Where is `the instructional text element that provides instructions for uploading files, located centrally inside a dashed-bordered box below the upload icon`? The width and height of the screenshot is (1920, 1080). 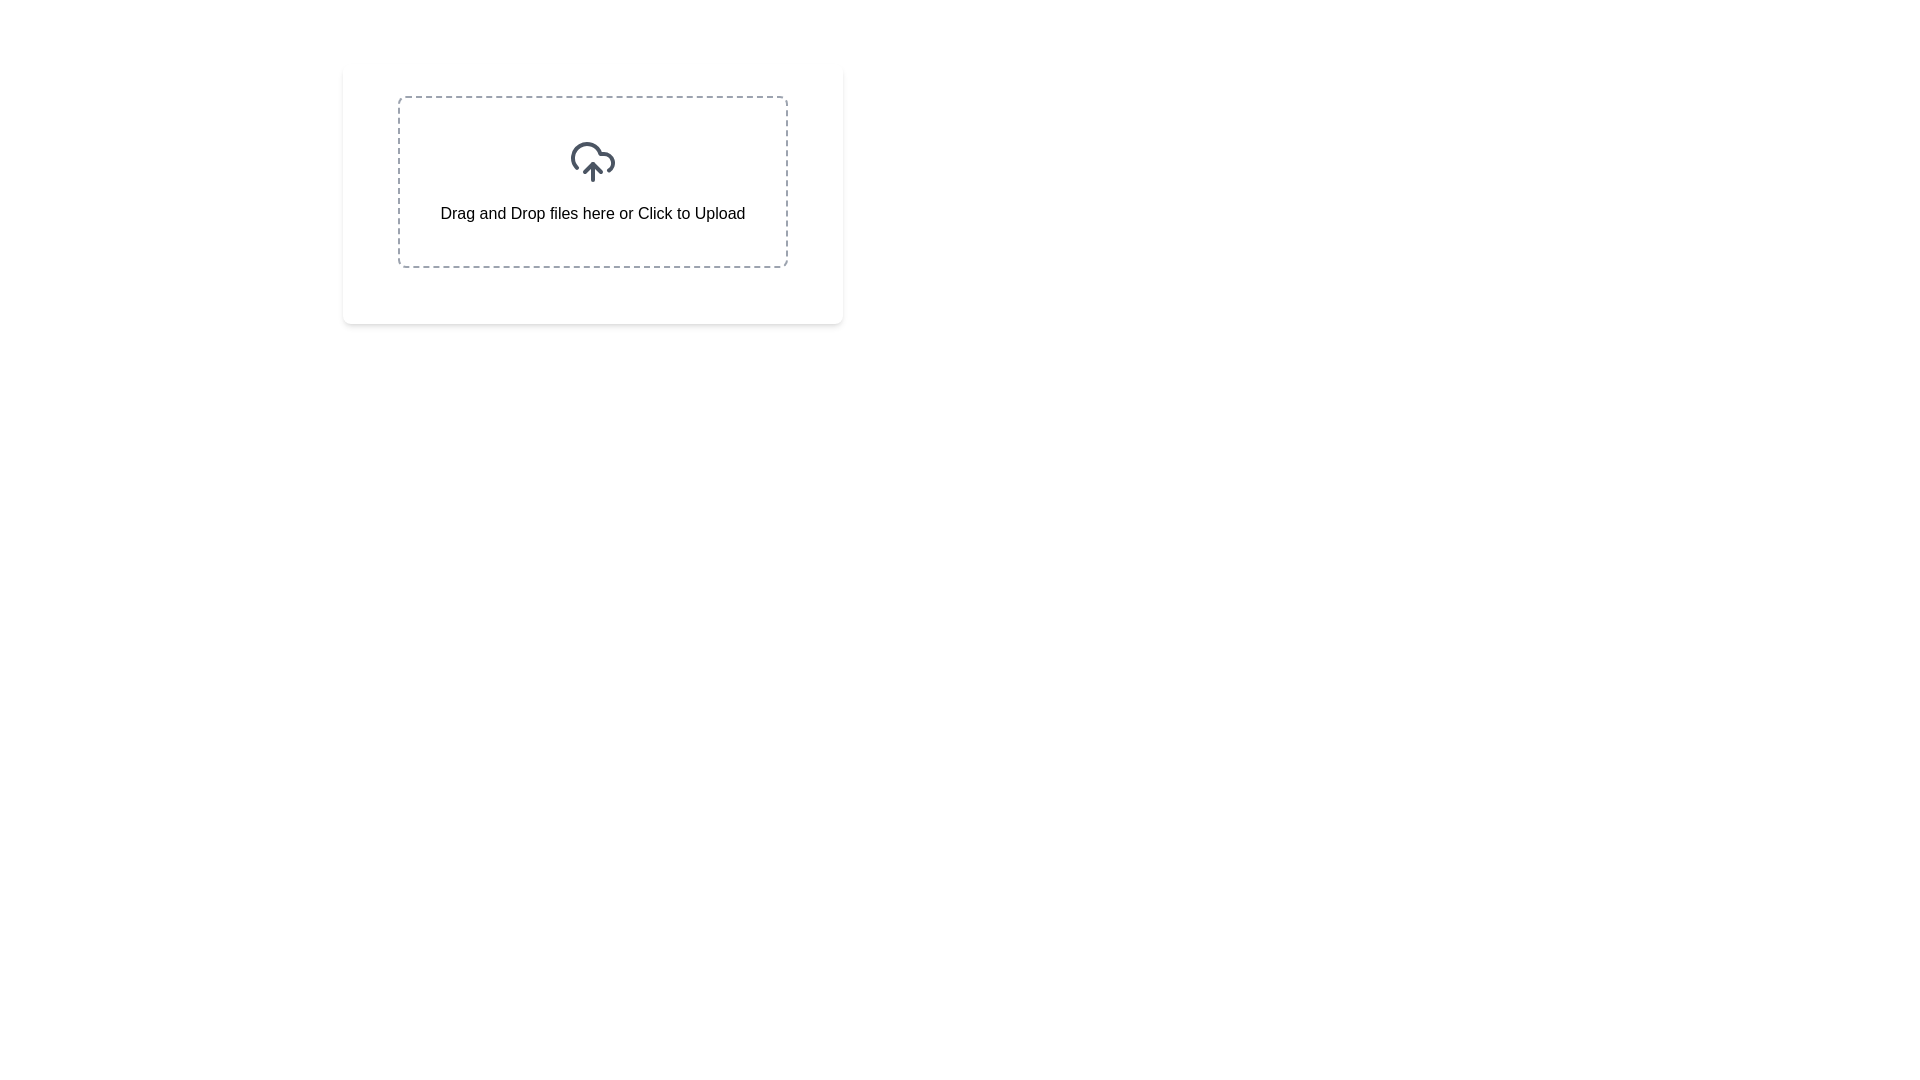 the instructional text element that provides instructions for uploading files, located centrally inside a dashed-bordered box below the upload icon is located at coordinates (592, 213).